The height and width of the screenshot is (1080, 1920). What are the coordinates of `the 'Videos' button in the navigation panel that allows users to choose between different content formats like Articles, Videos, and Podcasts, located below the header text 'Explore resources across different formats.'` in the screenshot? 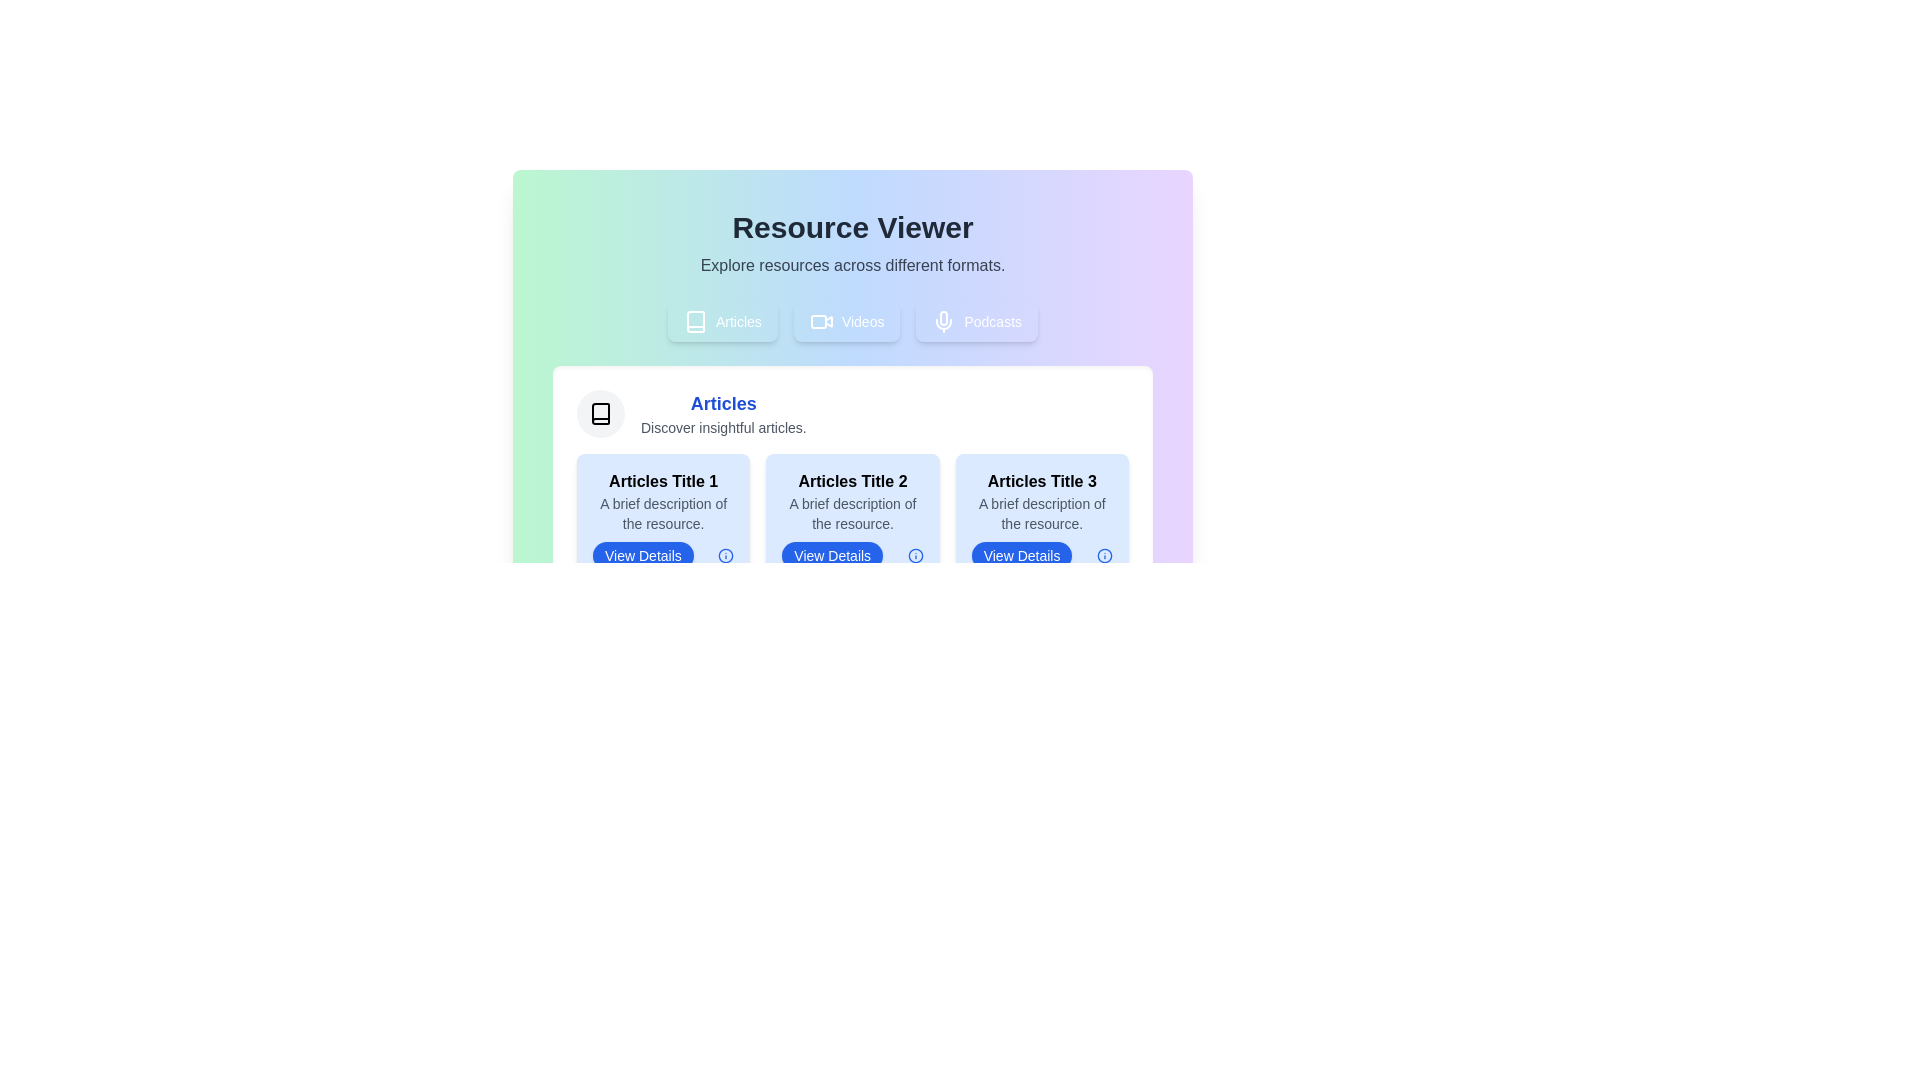 It's located at (853, 320).